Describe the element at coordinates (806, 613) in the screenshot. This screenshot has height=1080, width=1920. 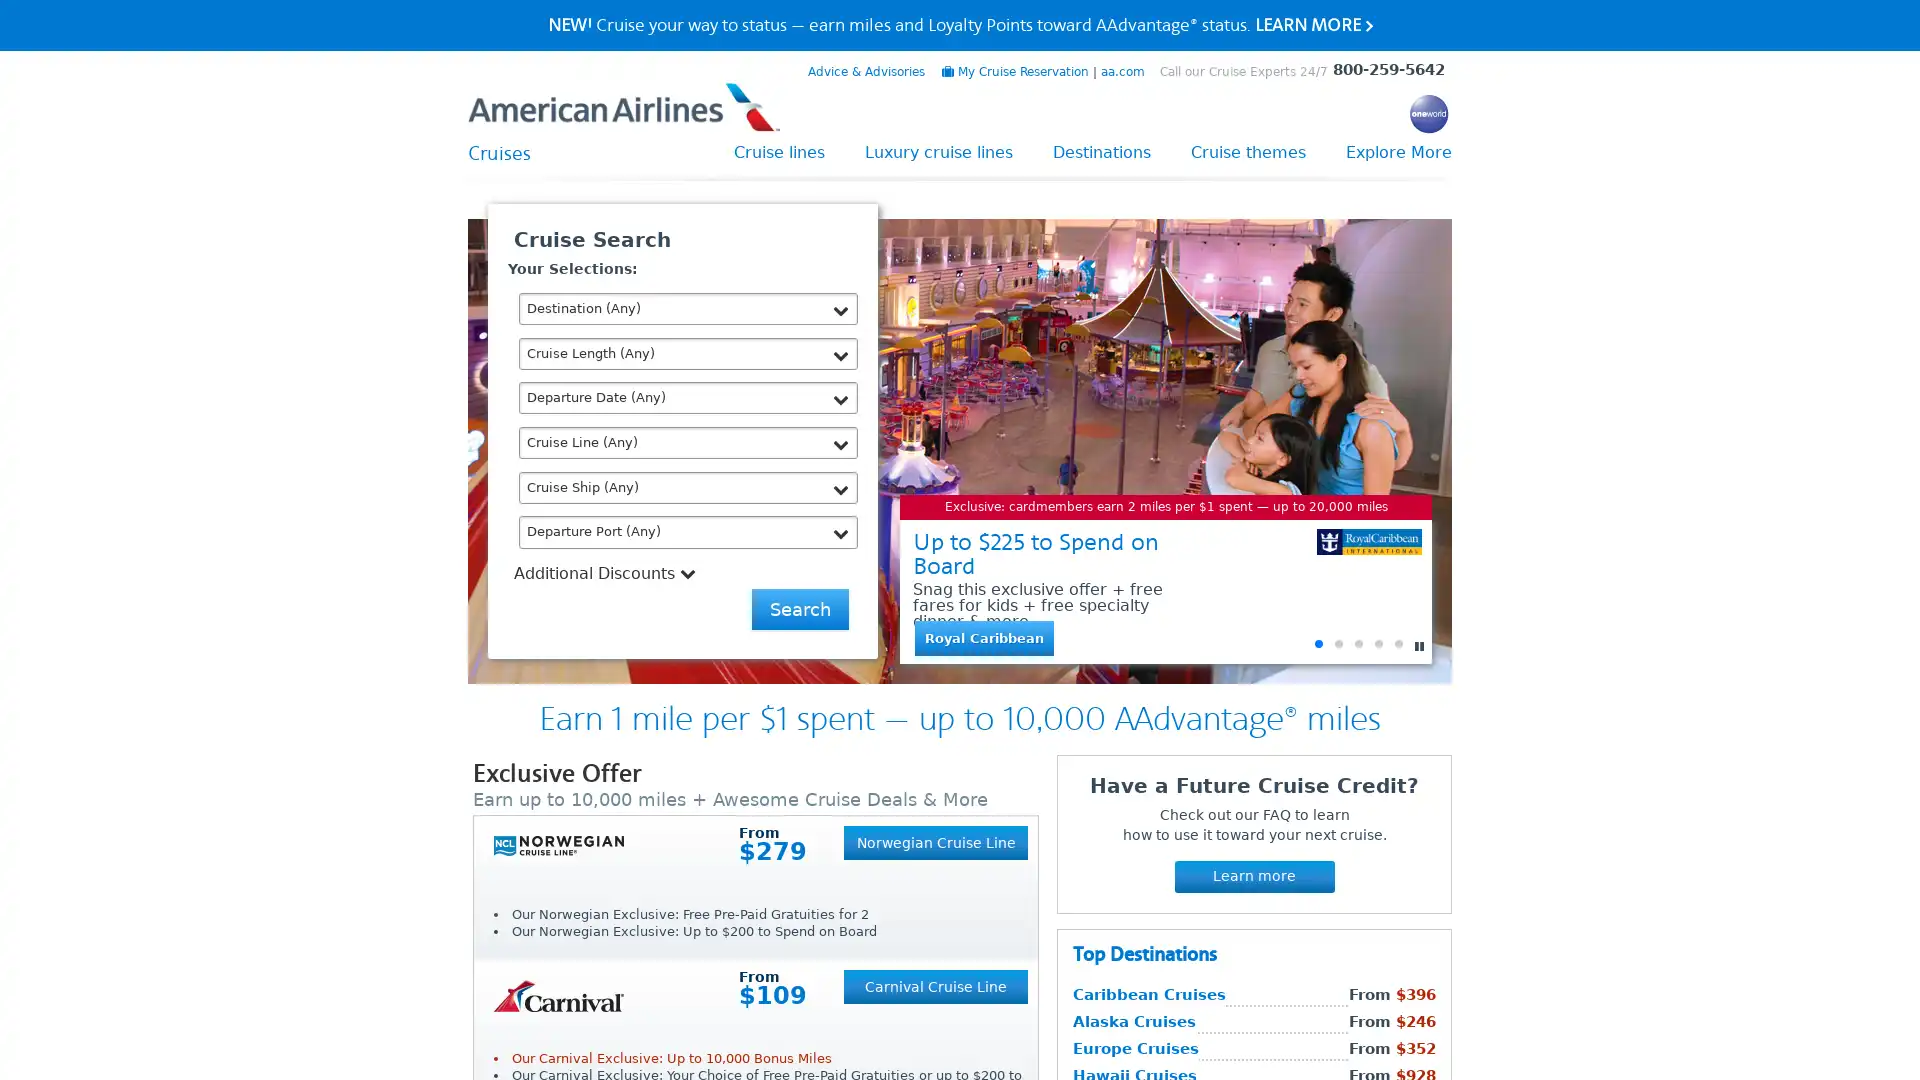
I see `Send Me Deals` at that location.